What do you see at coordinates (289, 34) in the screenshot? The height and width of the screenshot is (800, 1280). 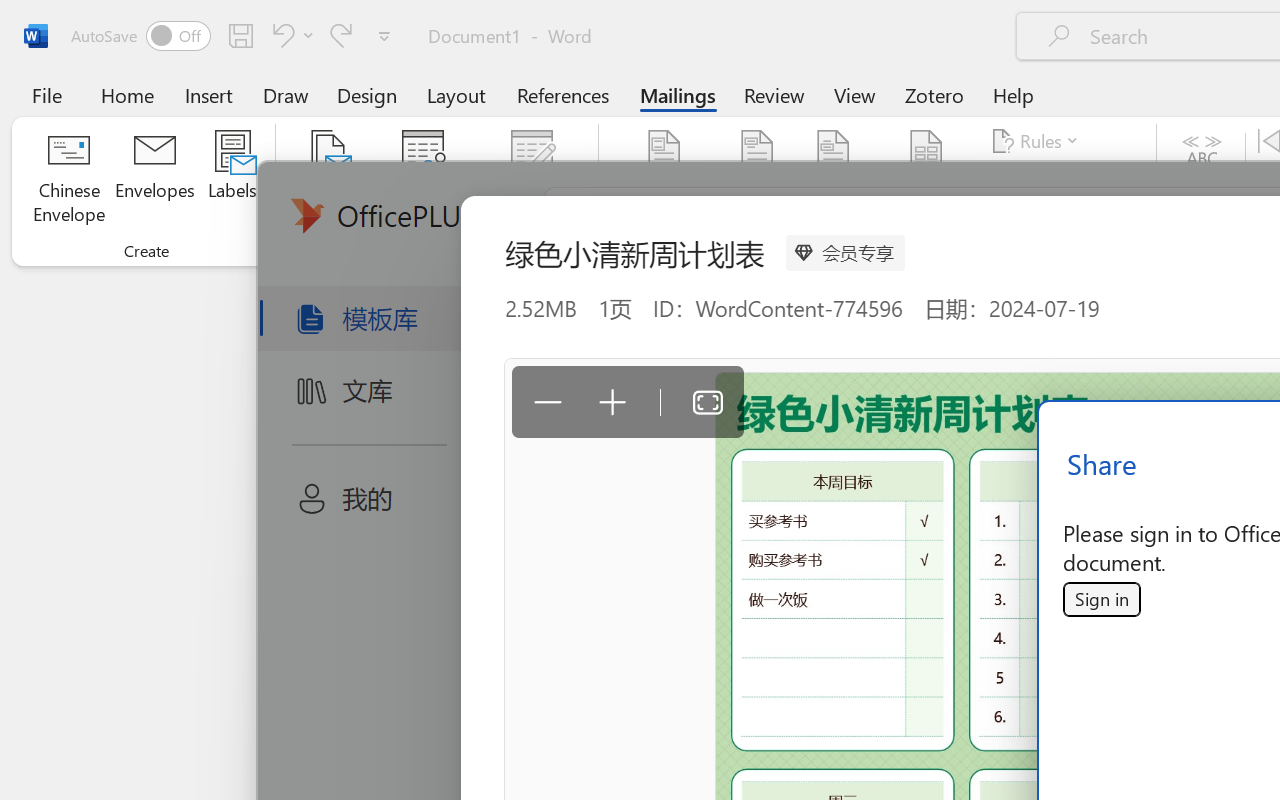 I see `'Undo Apply Quick Style Set'` at bounding box center [289, 34].